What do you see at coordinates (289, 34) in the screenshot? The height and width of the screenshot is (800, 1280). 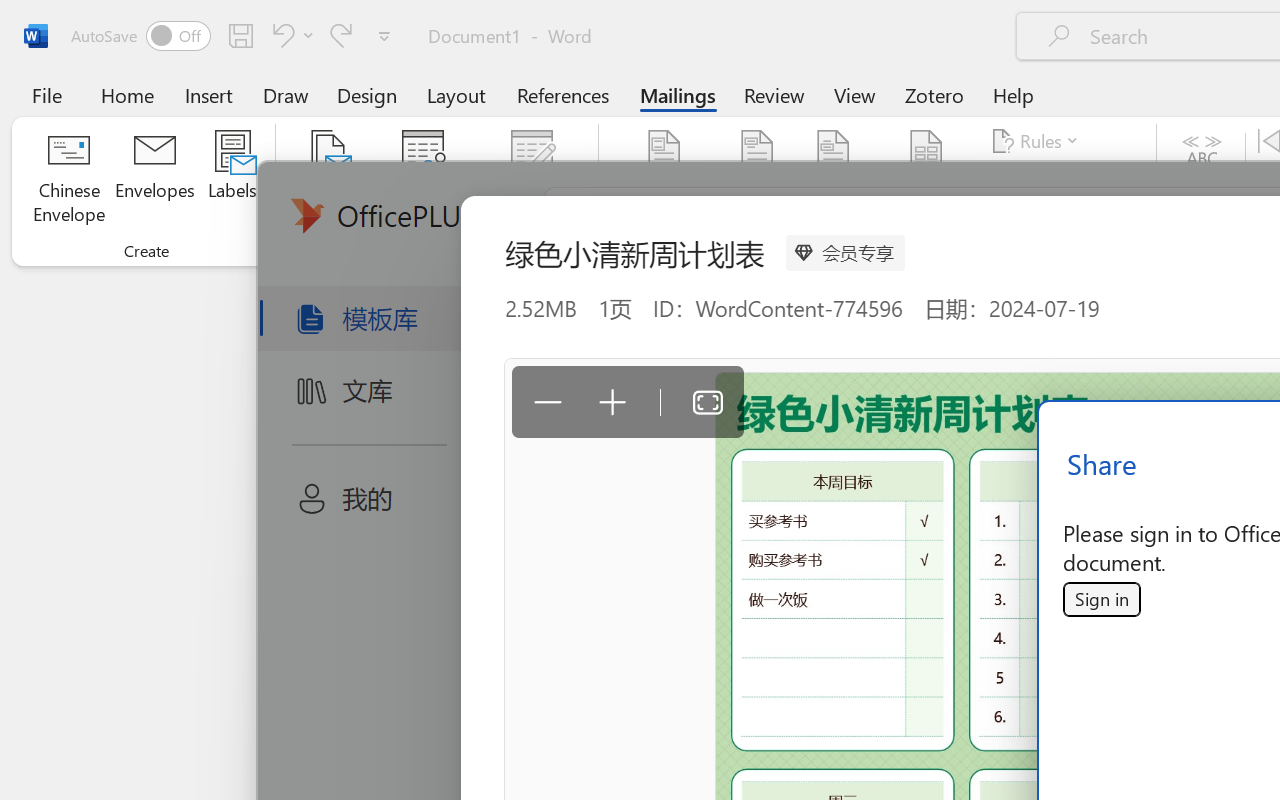 I see `'Undo Apply Quick Style Set'` at bounding box center [289, 34].